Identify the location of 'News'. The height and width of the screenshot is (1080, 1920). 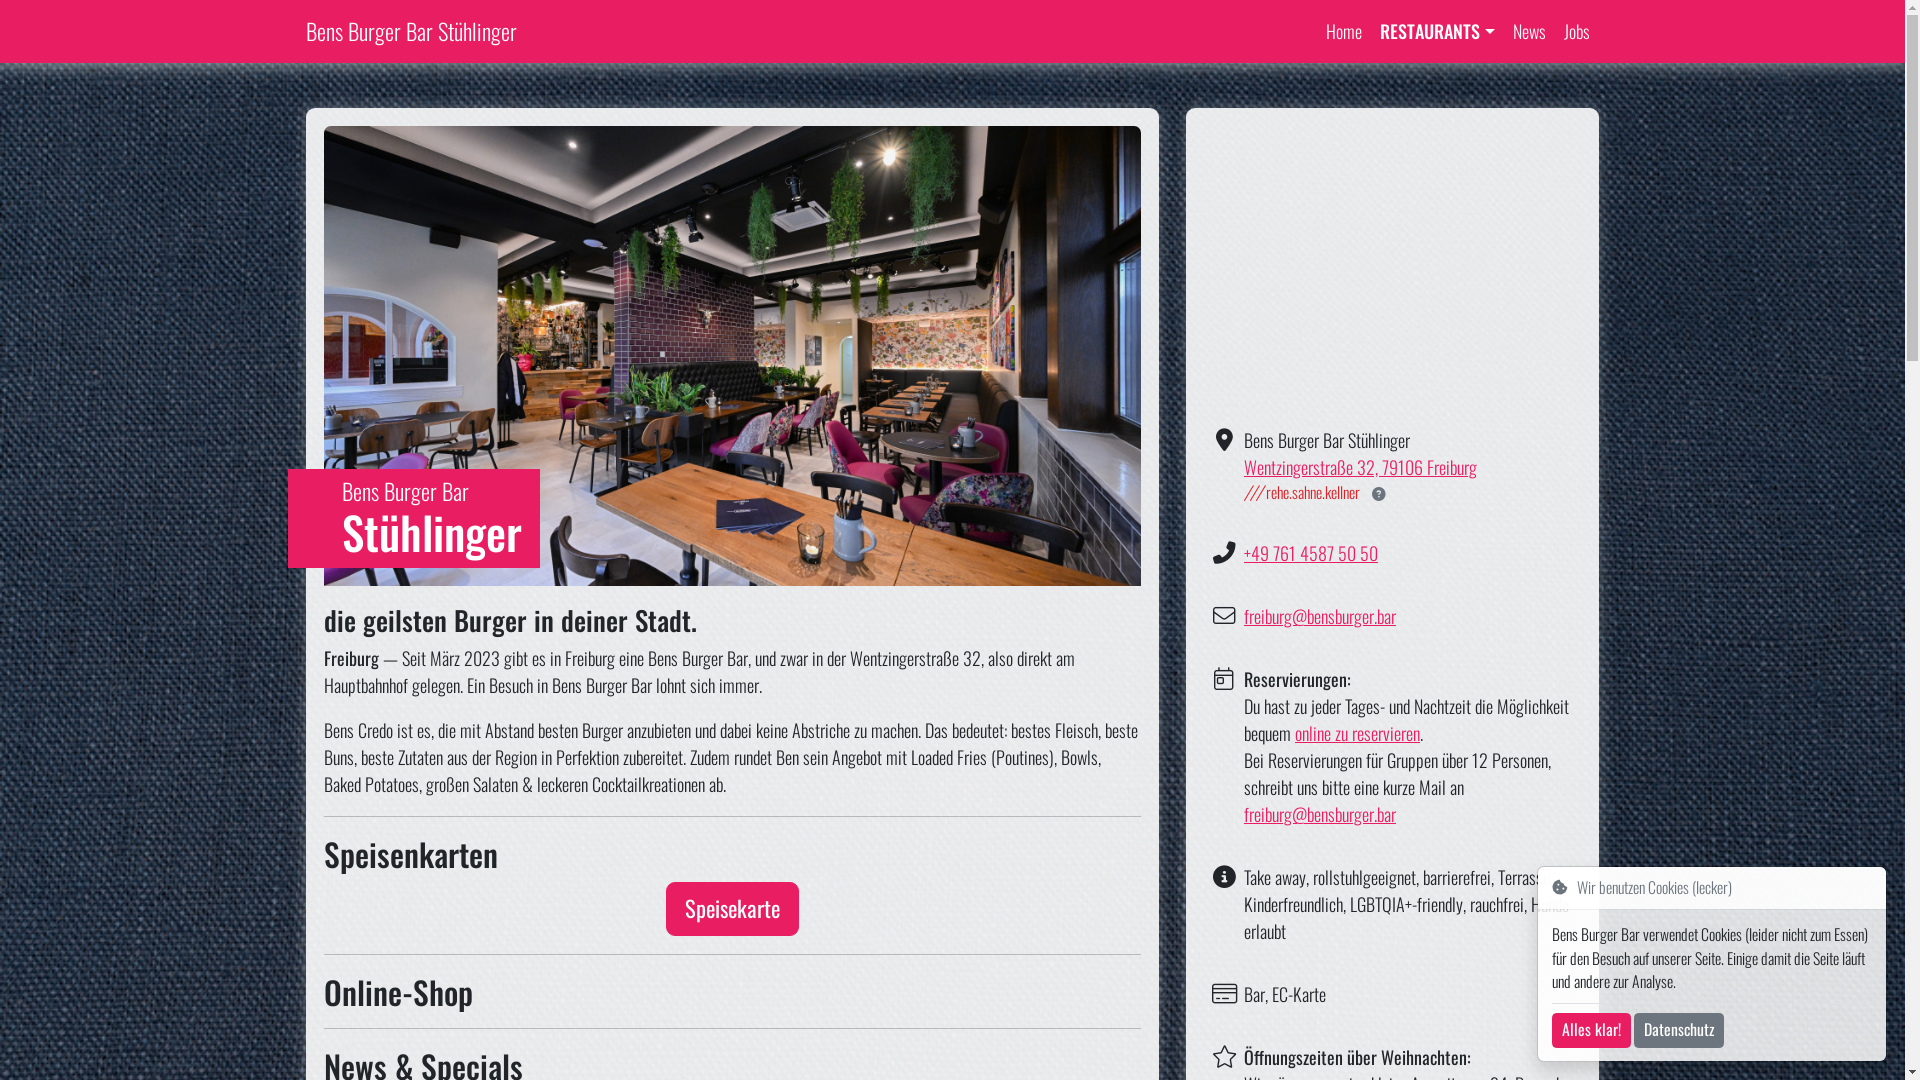
(1528, 31).